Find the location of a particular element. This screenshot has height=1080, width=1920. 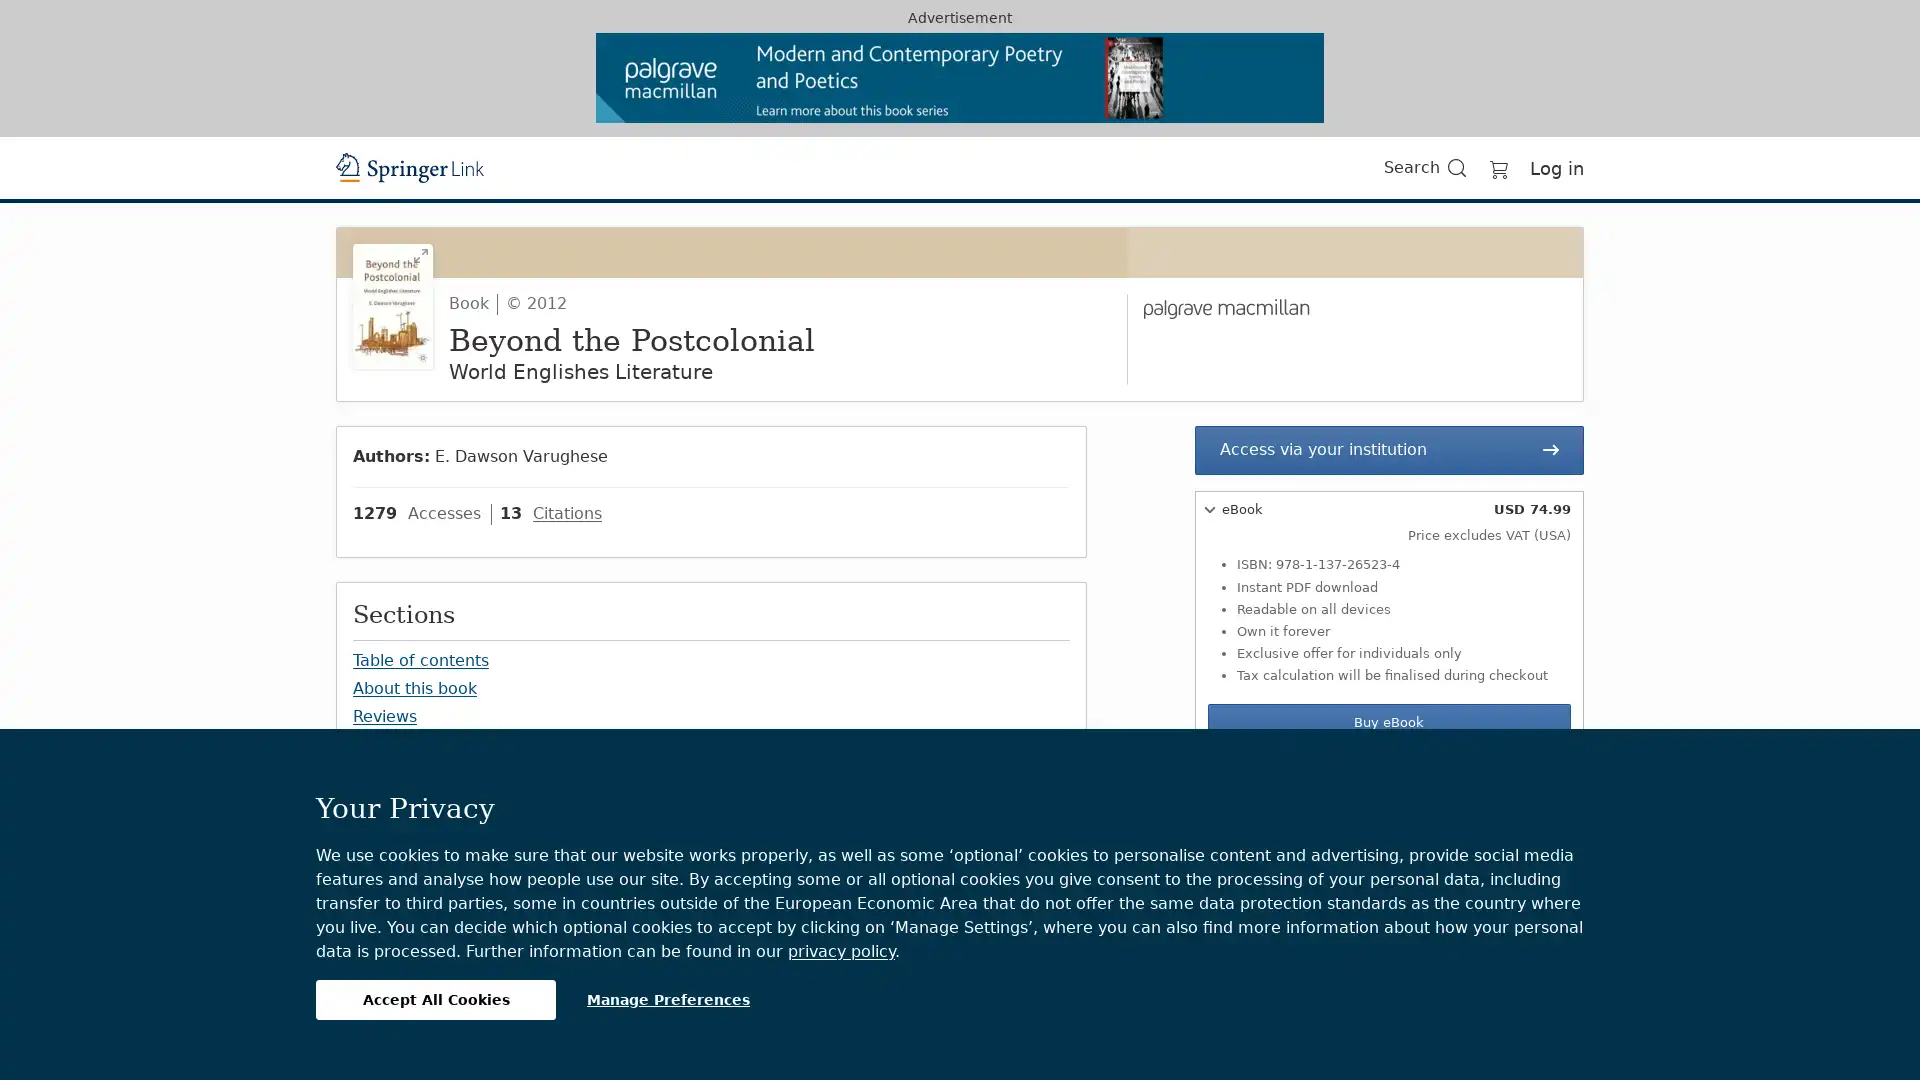

eBook USD 74.99 is located at coordinates (1387, 508).